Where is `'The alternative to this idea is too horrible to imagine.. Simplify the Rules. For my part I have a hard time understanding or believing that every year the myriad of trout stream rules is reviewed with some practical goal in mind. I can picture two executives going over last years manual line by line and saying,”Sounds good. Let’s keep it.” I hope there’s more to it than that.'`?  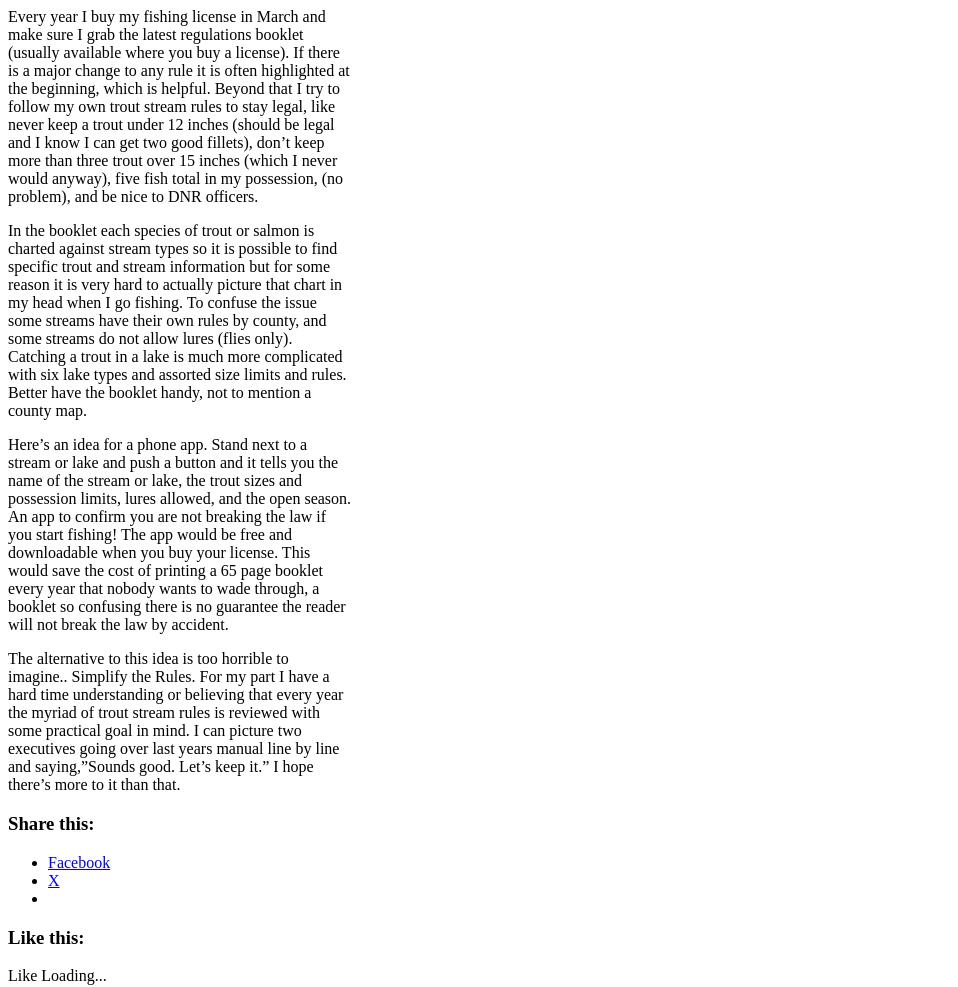
'The alternative to this idea is too horrible to imagine.. Simplify the Rules. For my part I have a hard time understanding or believing that every year the myriad of trout stream rules is reviewed with some practical goal in mind. I can picture two executives going over last years manual line by line and saying,”Sounds good. Let’s keep it.” I hope there’s more to it than that.' is located at coordinates (7, 720).